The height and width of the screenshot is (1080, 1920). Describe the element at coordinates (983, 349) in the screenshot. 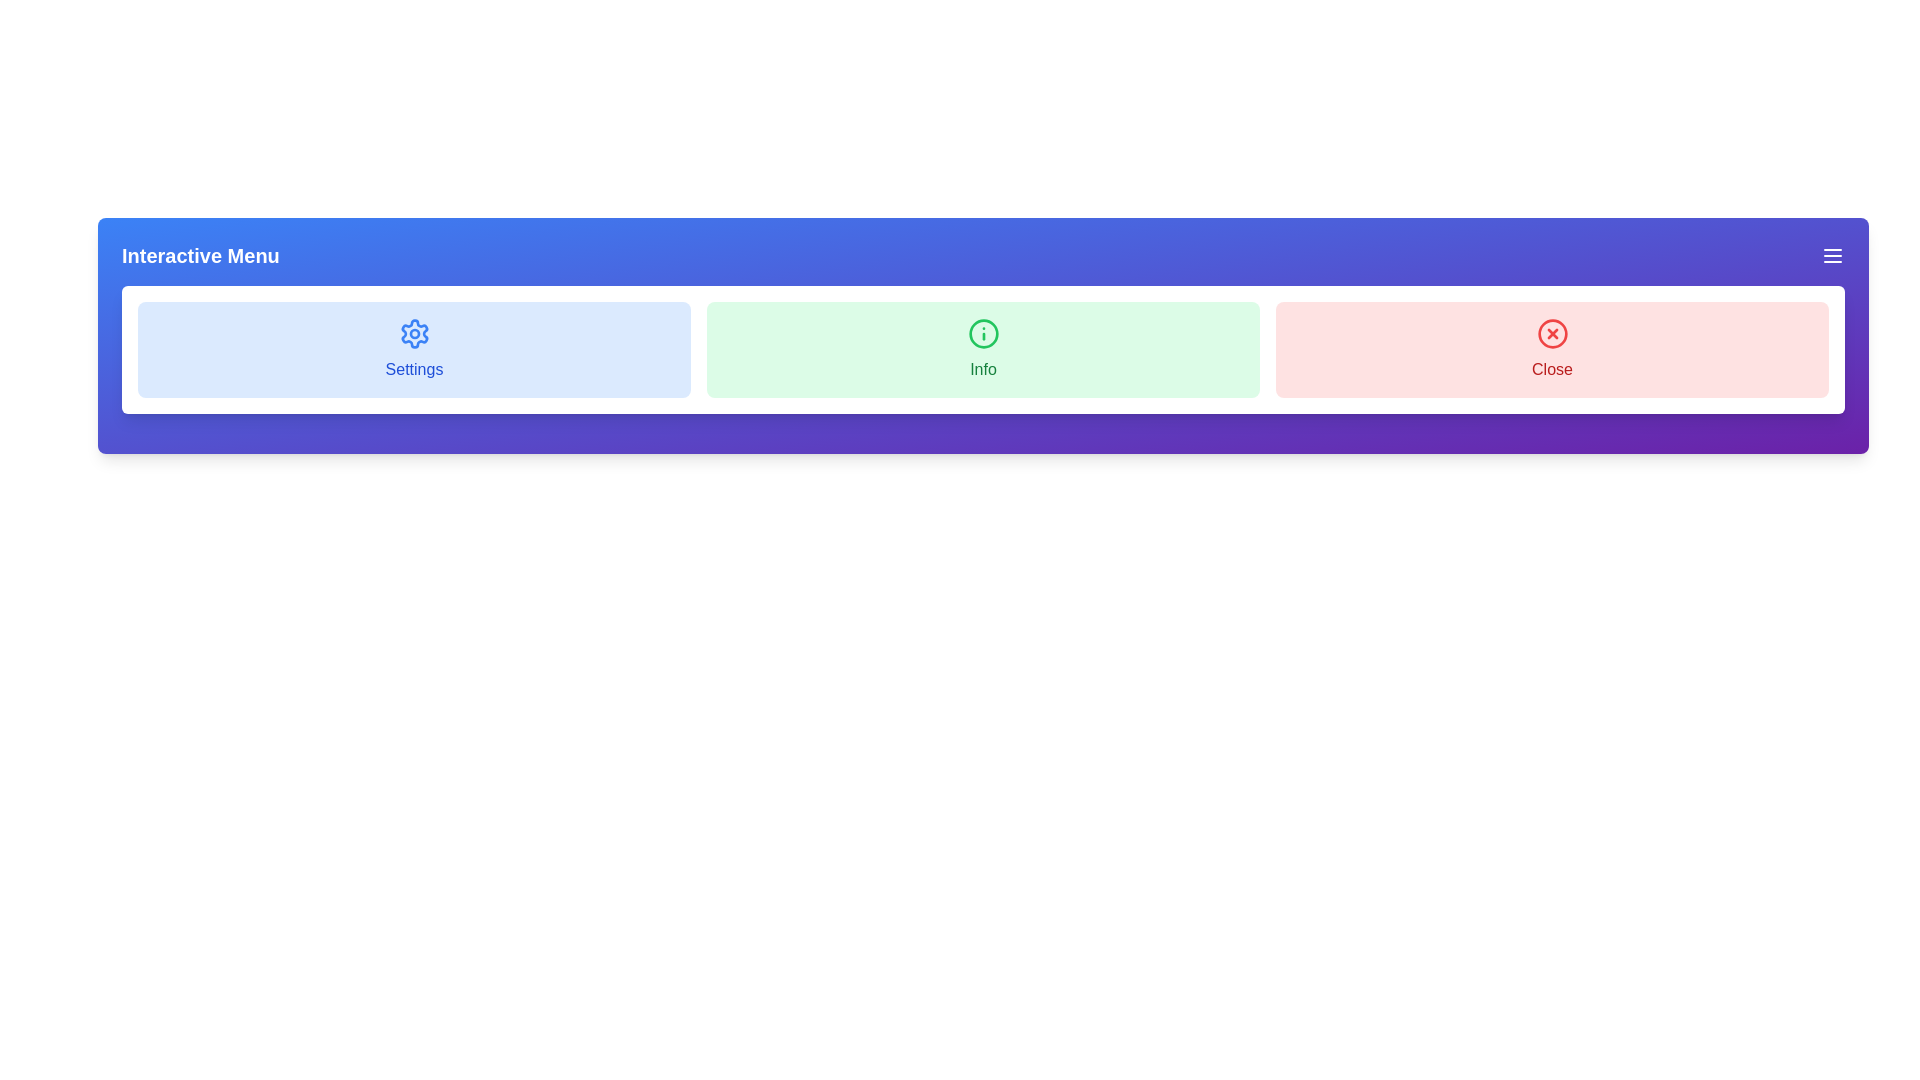

I see `the 'Info' button to view information` at that location.